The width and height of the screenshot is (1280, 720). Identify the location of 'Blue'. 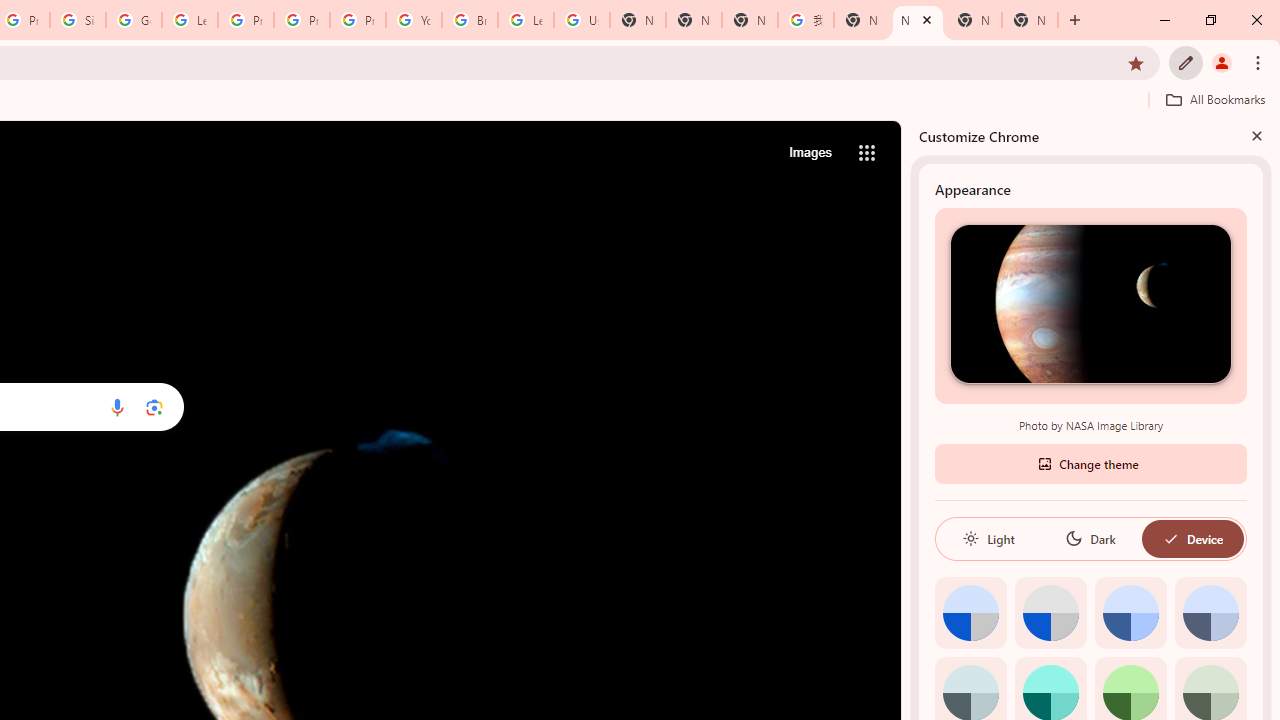
(1130, 611).